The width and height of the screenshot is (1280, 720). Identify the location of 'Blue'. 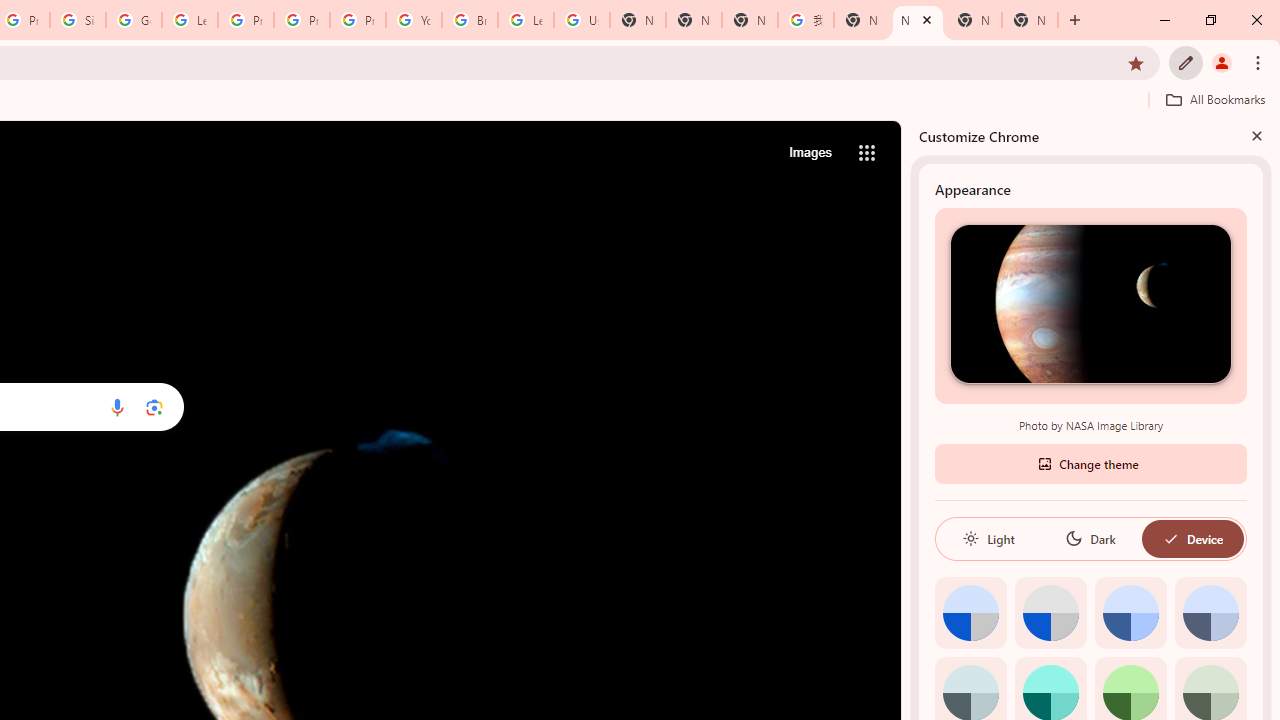
(1130, 611).